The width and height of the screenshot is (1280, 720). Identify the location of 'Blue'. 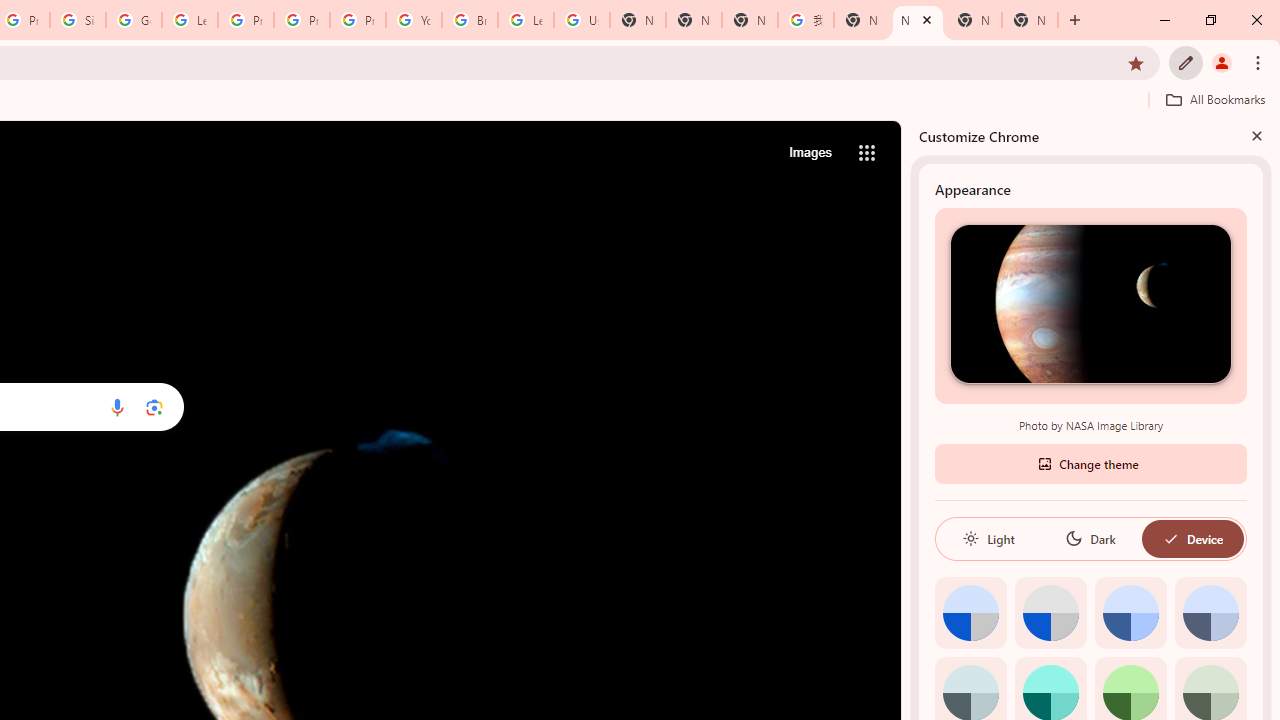
(1130, 611).